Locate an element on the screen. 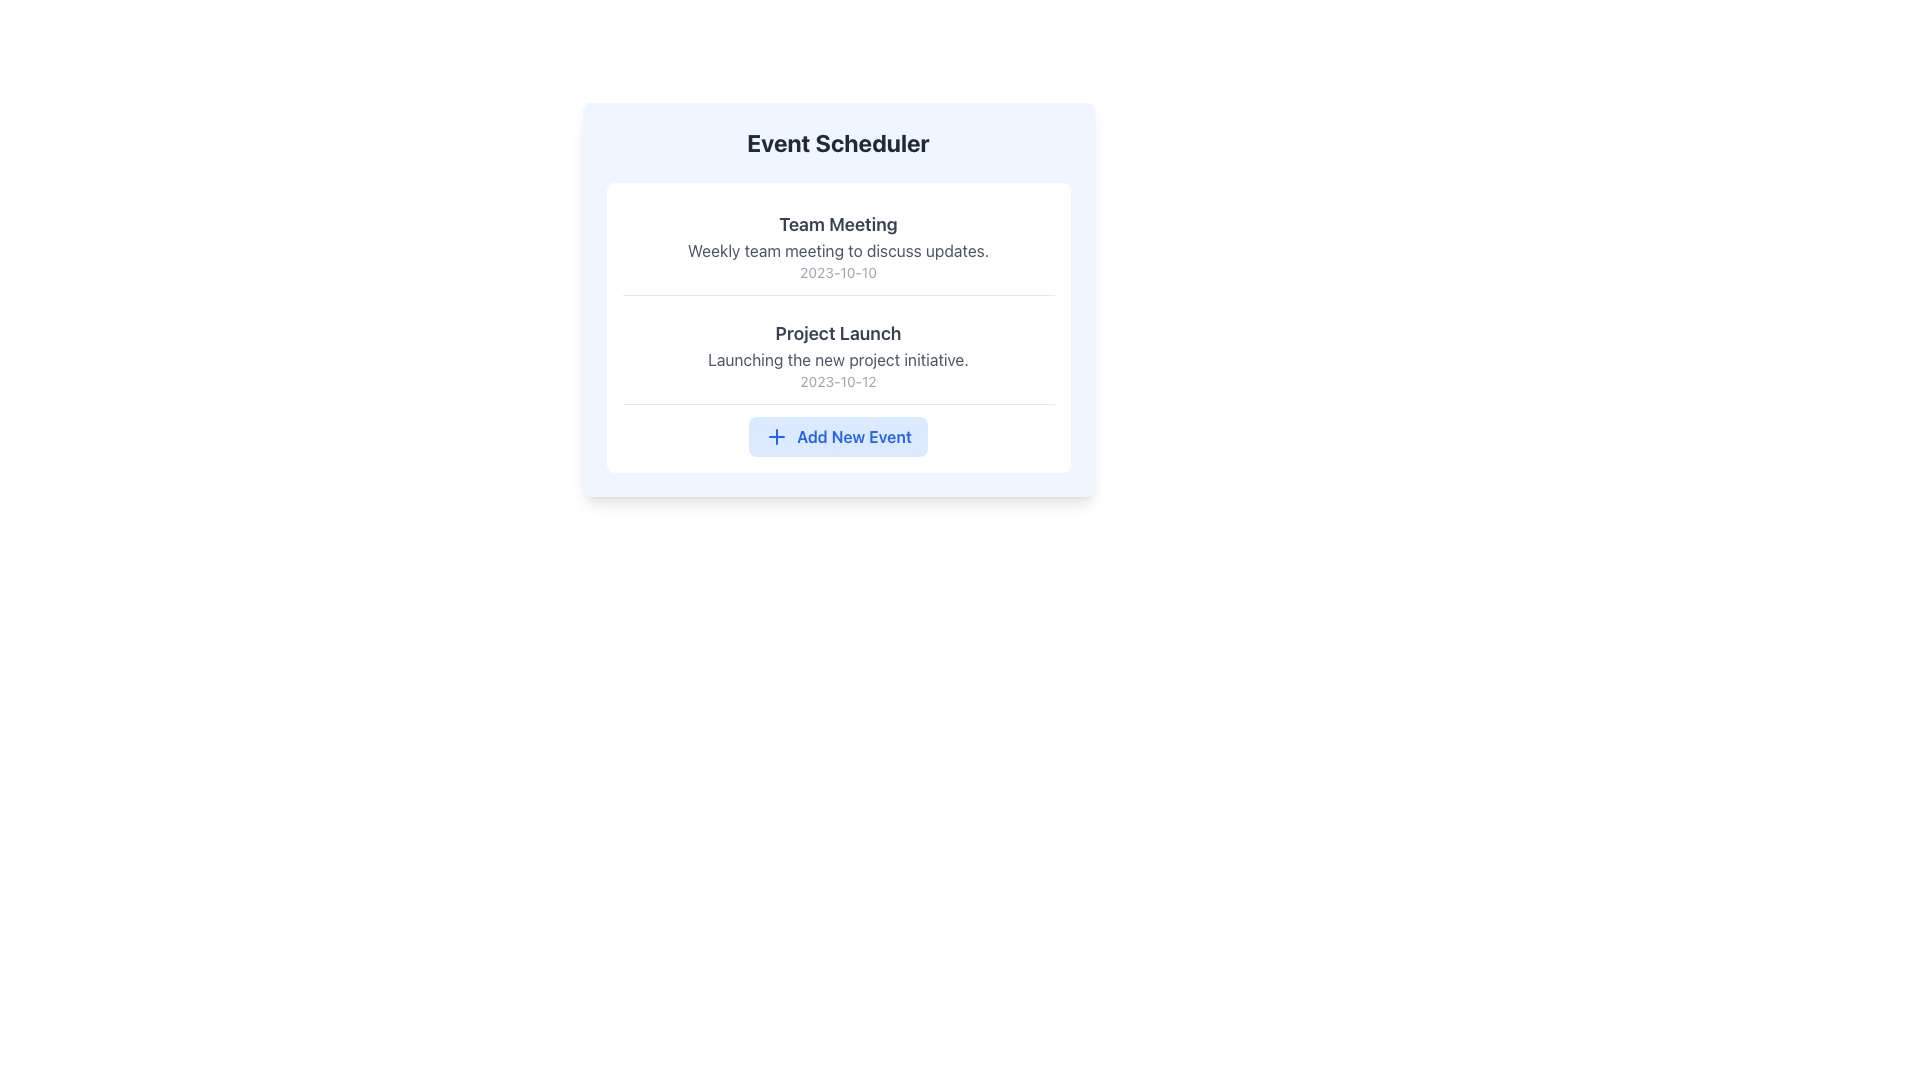  the static text that provides additional details about the 'Team Meeting', located under the title 'Team Meeting' and above the date '2023-10-10' is located at coordinates (838, 249).